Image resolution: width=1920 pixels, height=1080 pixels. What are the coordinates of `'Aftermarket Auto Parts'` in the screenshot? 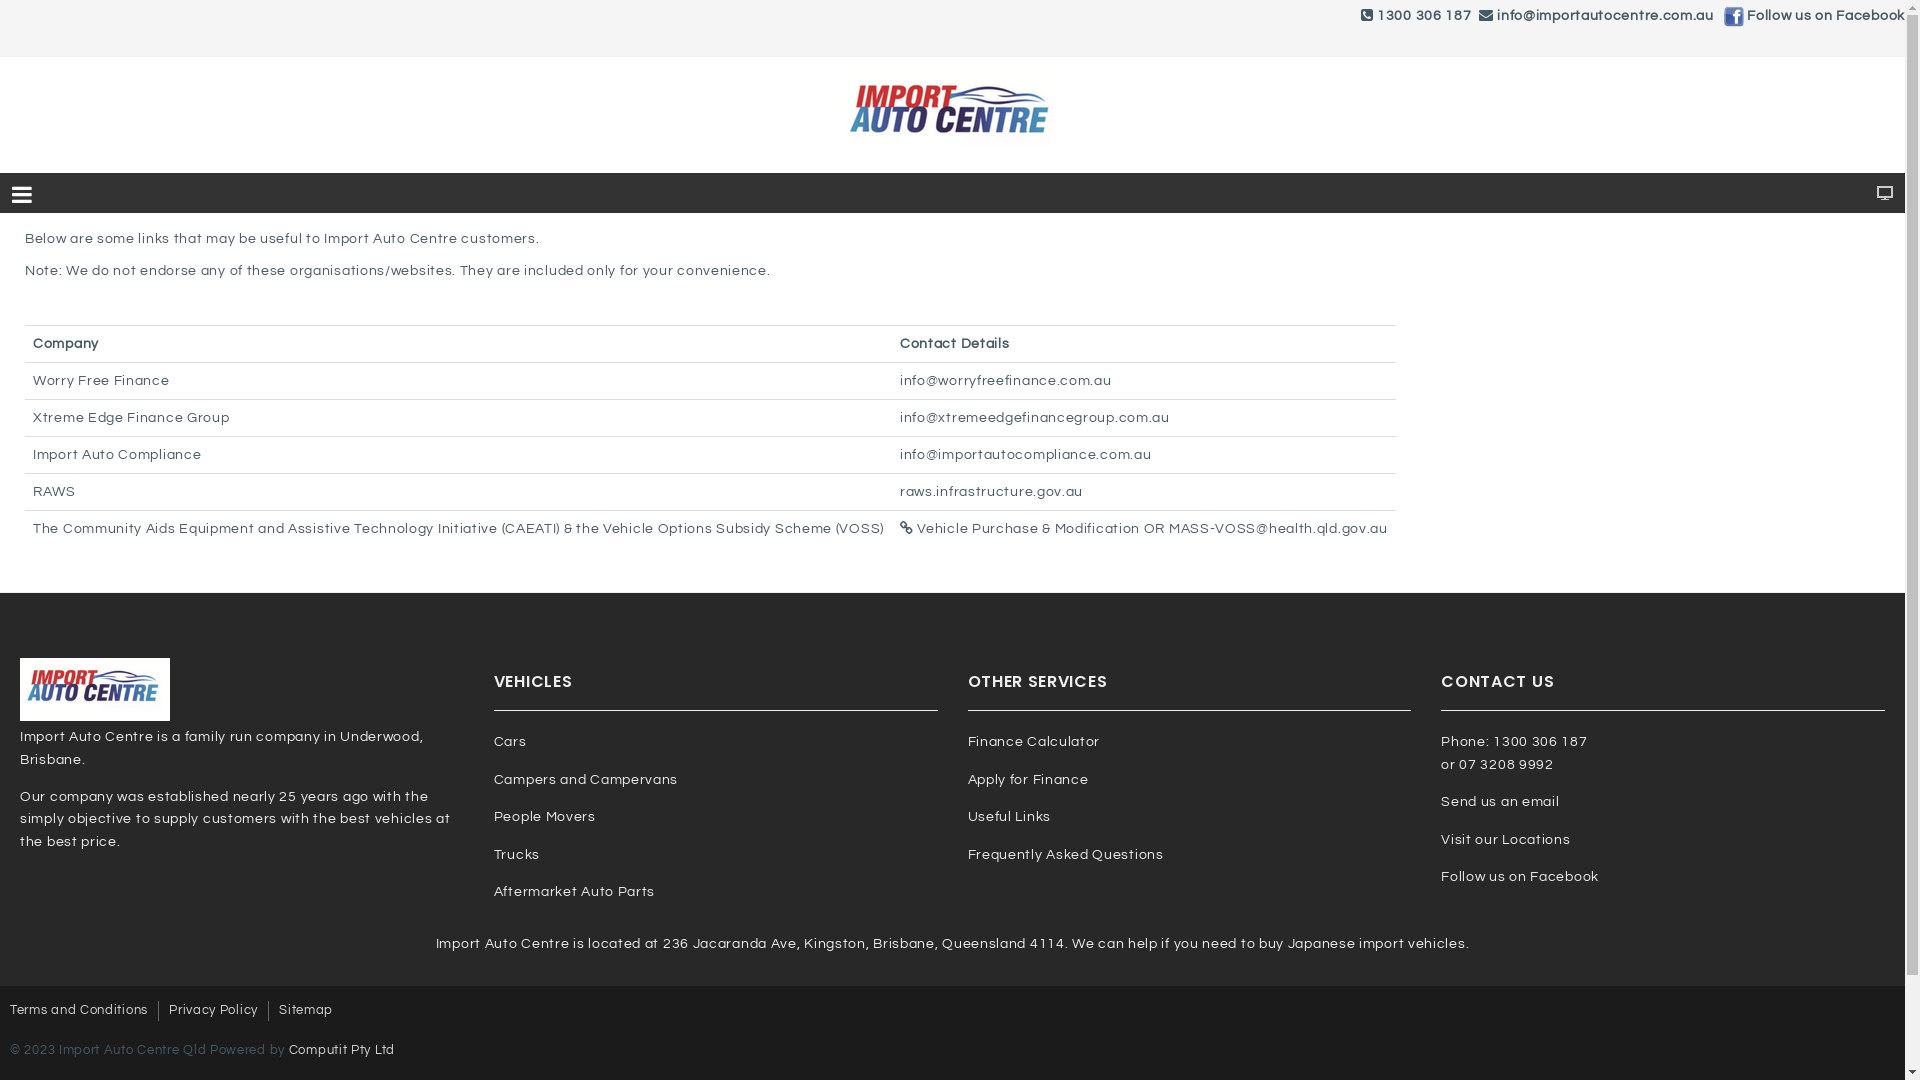 It's located at (573, 890).